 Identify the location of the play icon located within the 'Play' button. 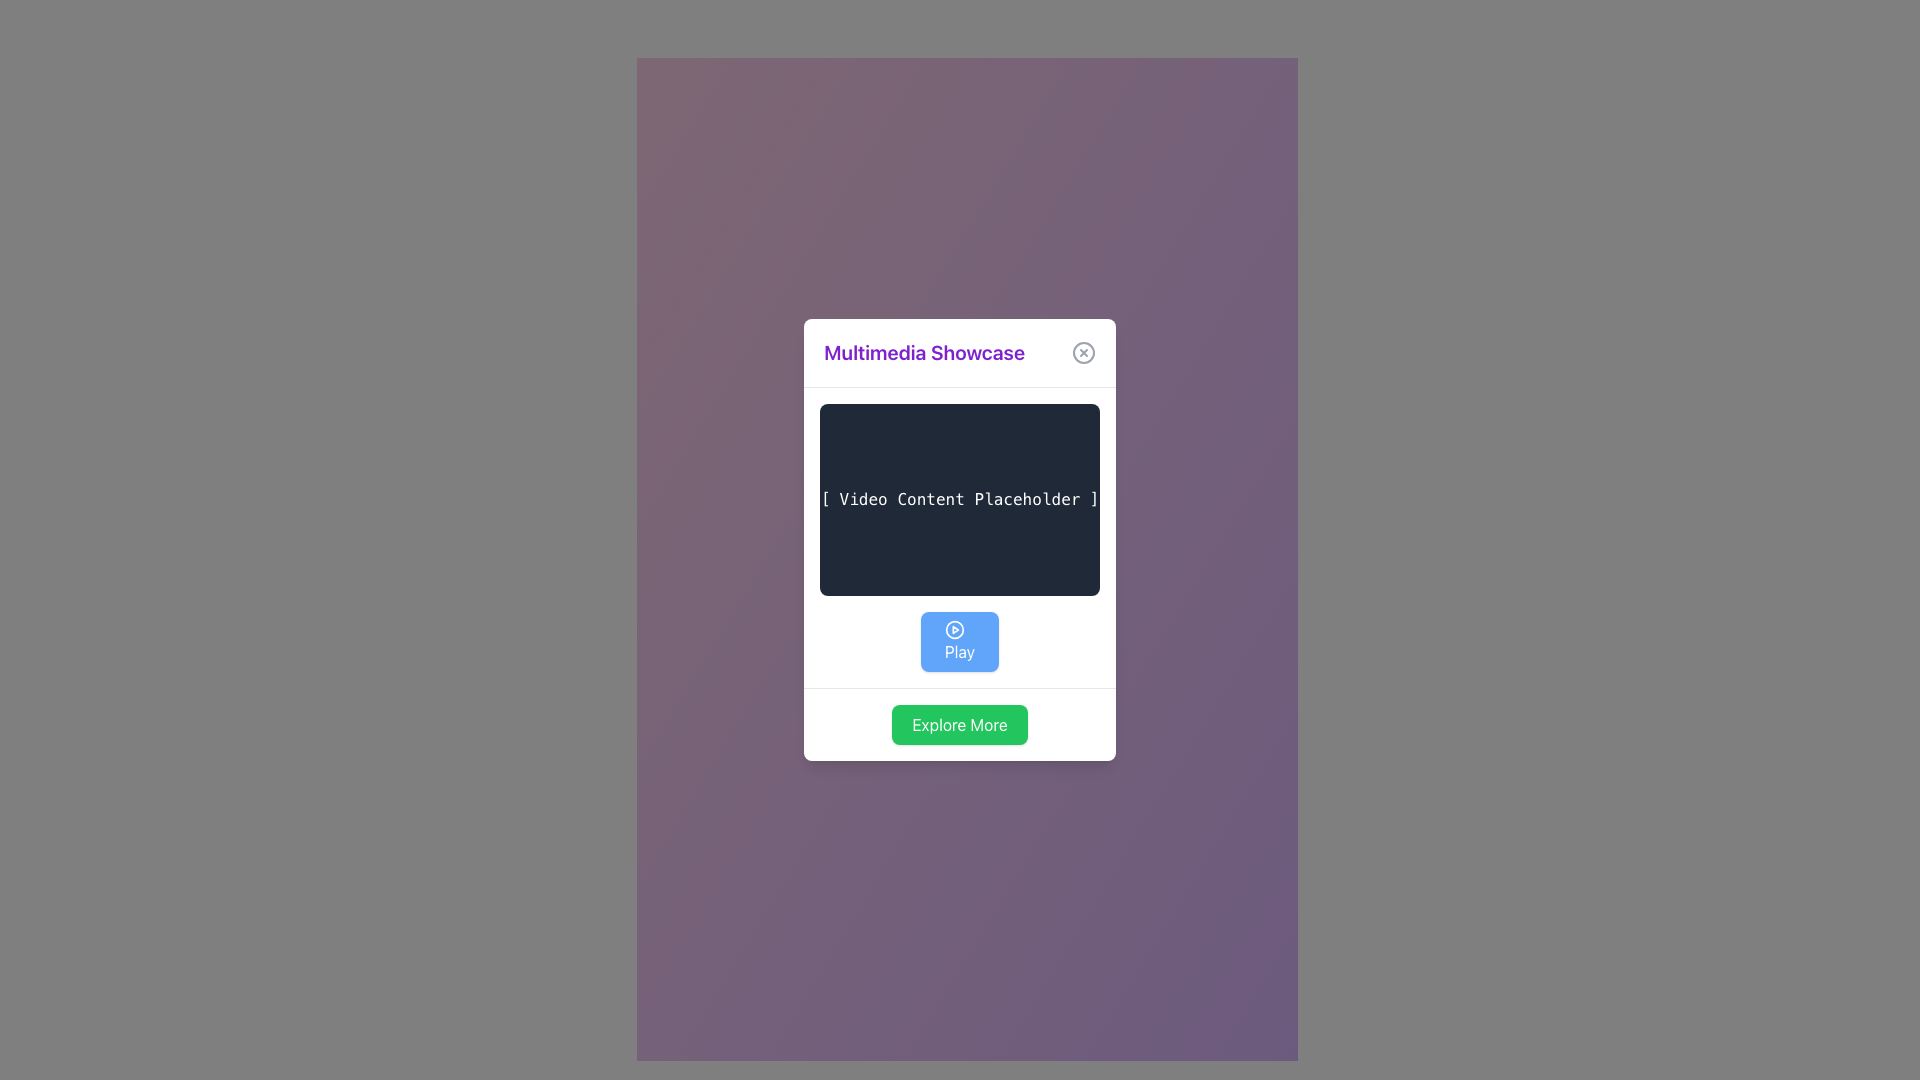
(953, 628).